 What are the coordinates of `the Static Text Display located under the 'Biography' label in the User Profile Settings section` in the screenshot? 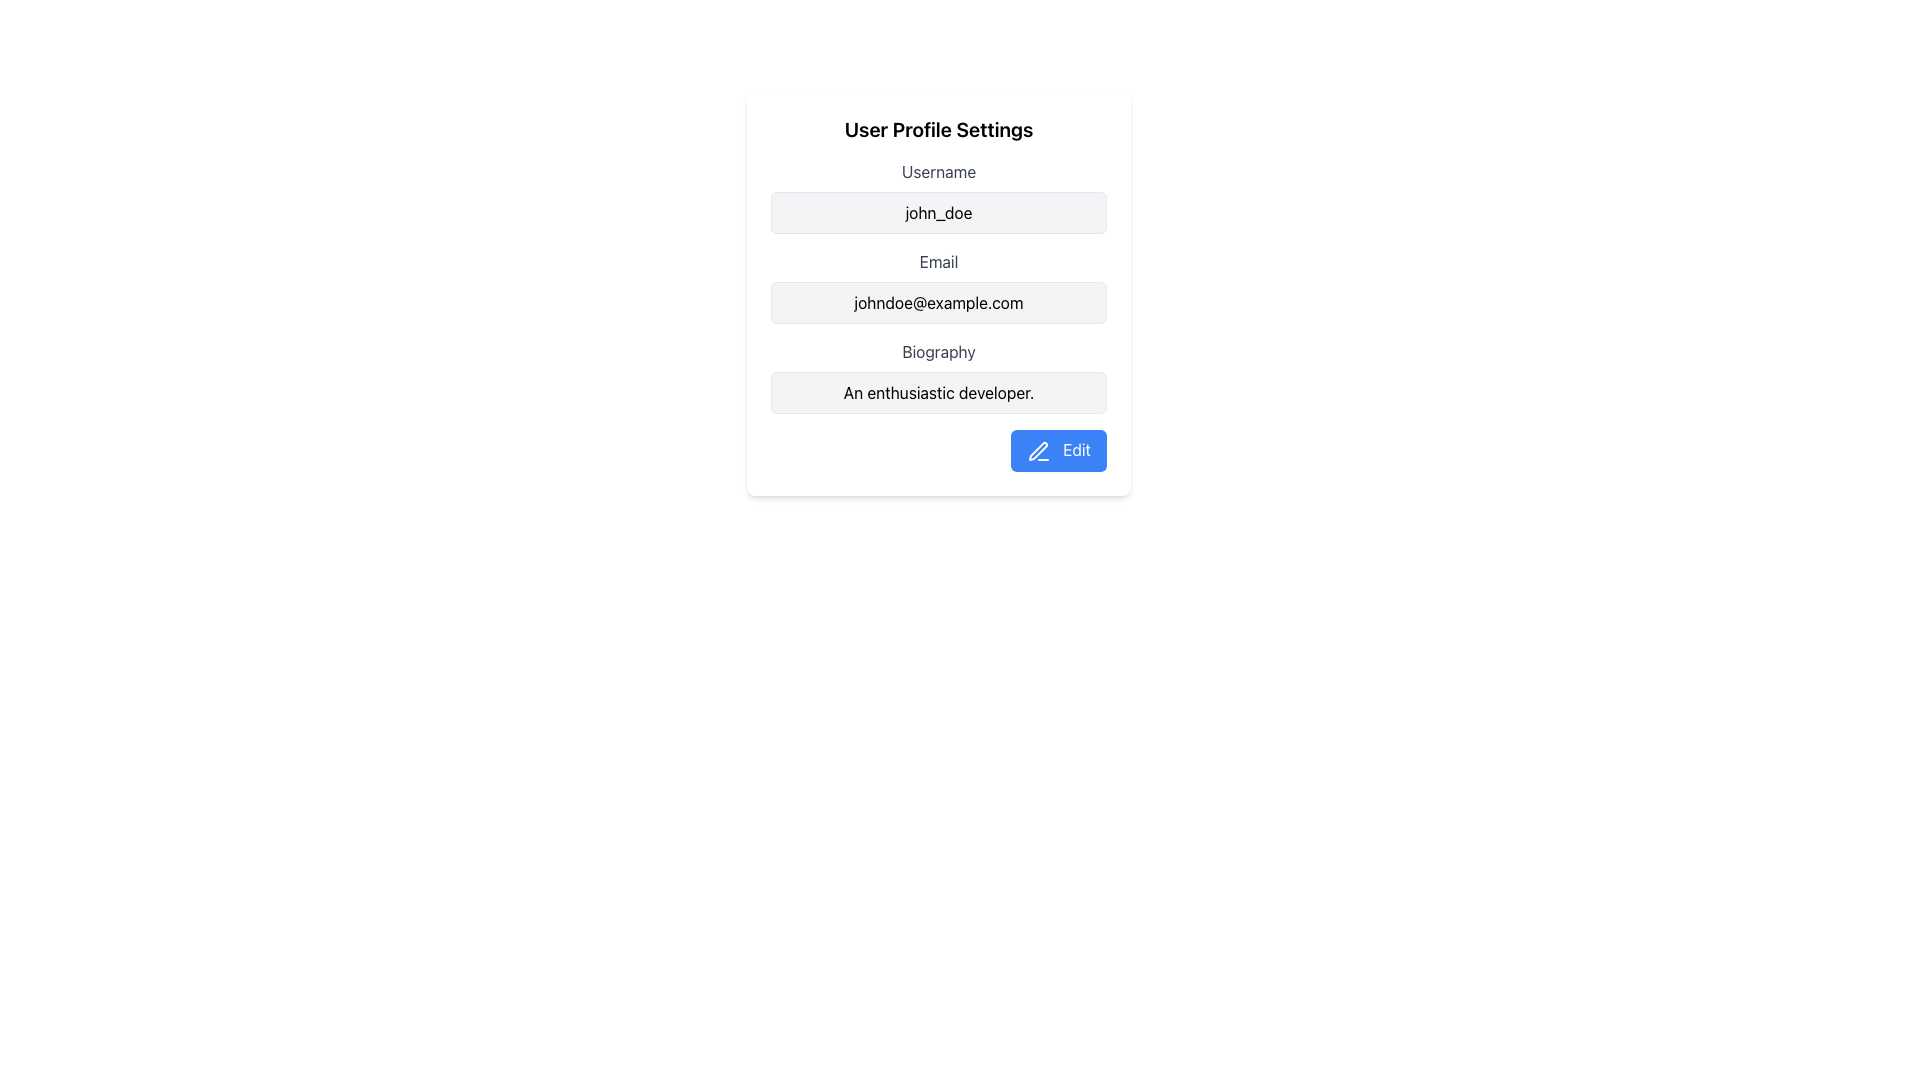 It's located at (938, 393).